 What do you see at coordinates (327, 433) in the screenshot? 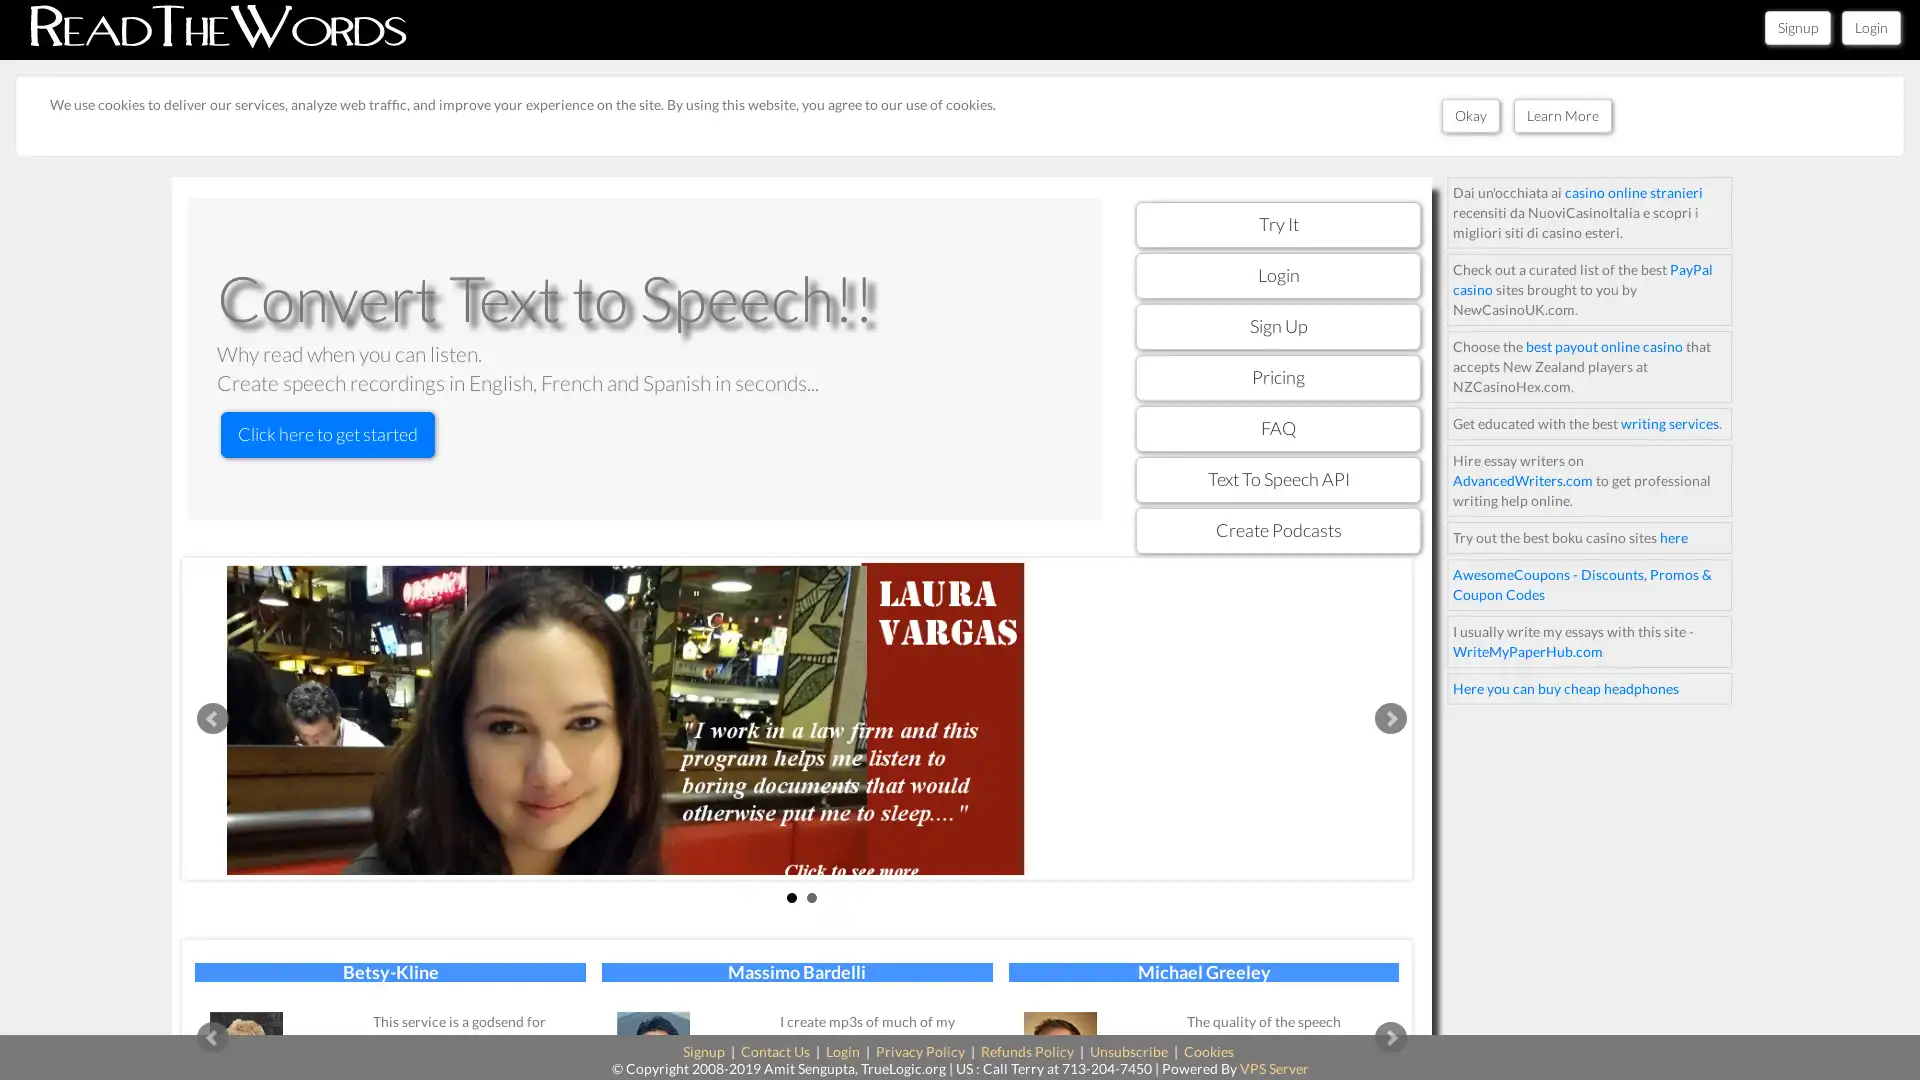
I see `Click here to get started` at bounding box center [327, 433].